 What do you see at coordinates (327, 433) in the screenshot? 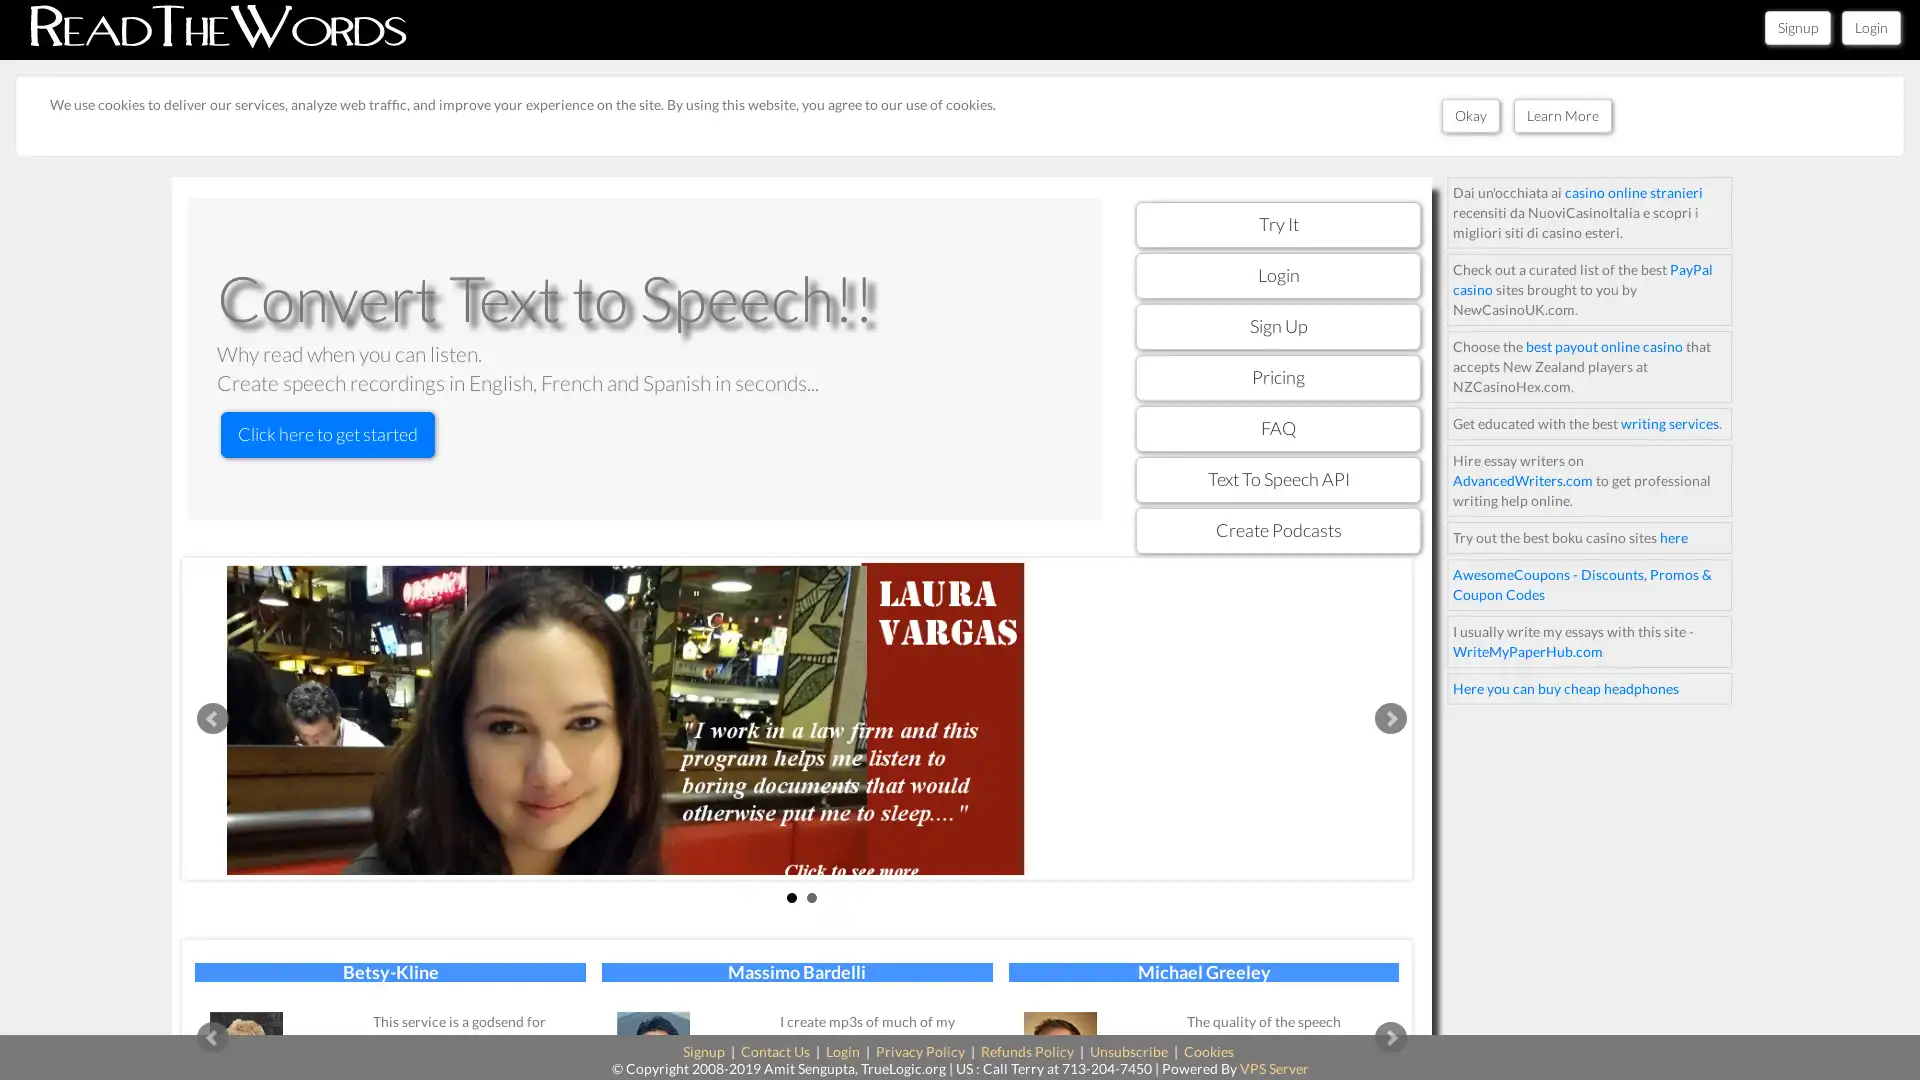
I see `Click here to get started` at bounding box center [327, 433].